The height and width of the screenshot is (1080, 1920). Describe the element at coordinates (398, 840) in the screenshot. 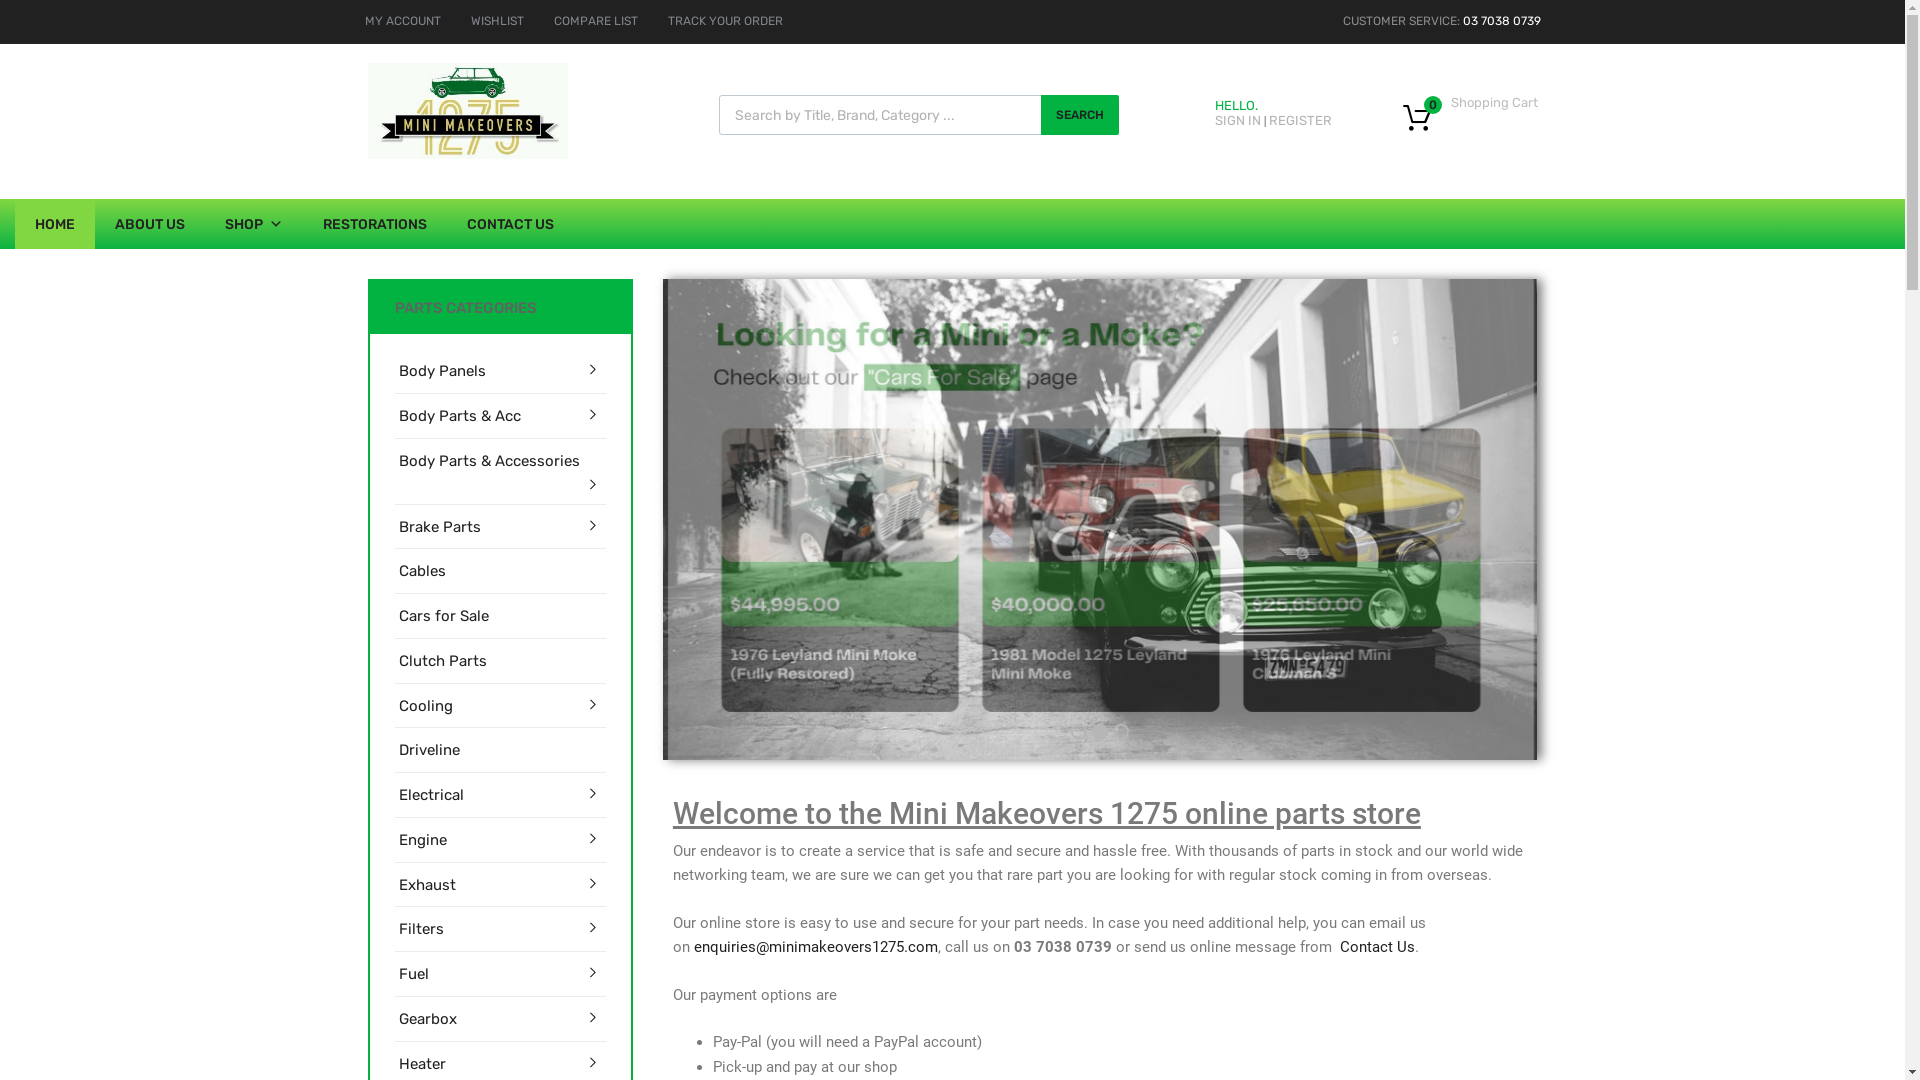

I see `'Engine'` at that location.